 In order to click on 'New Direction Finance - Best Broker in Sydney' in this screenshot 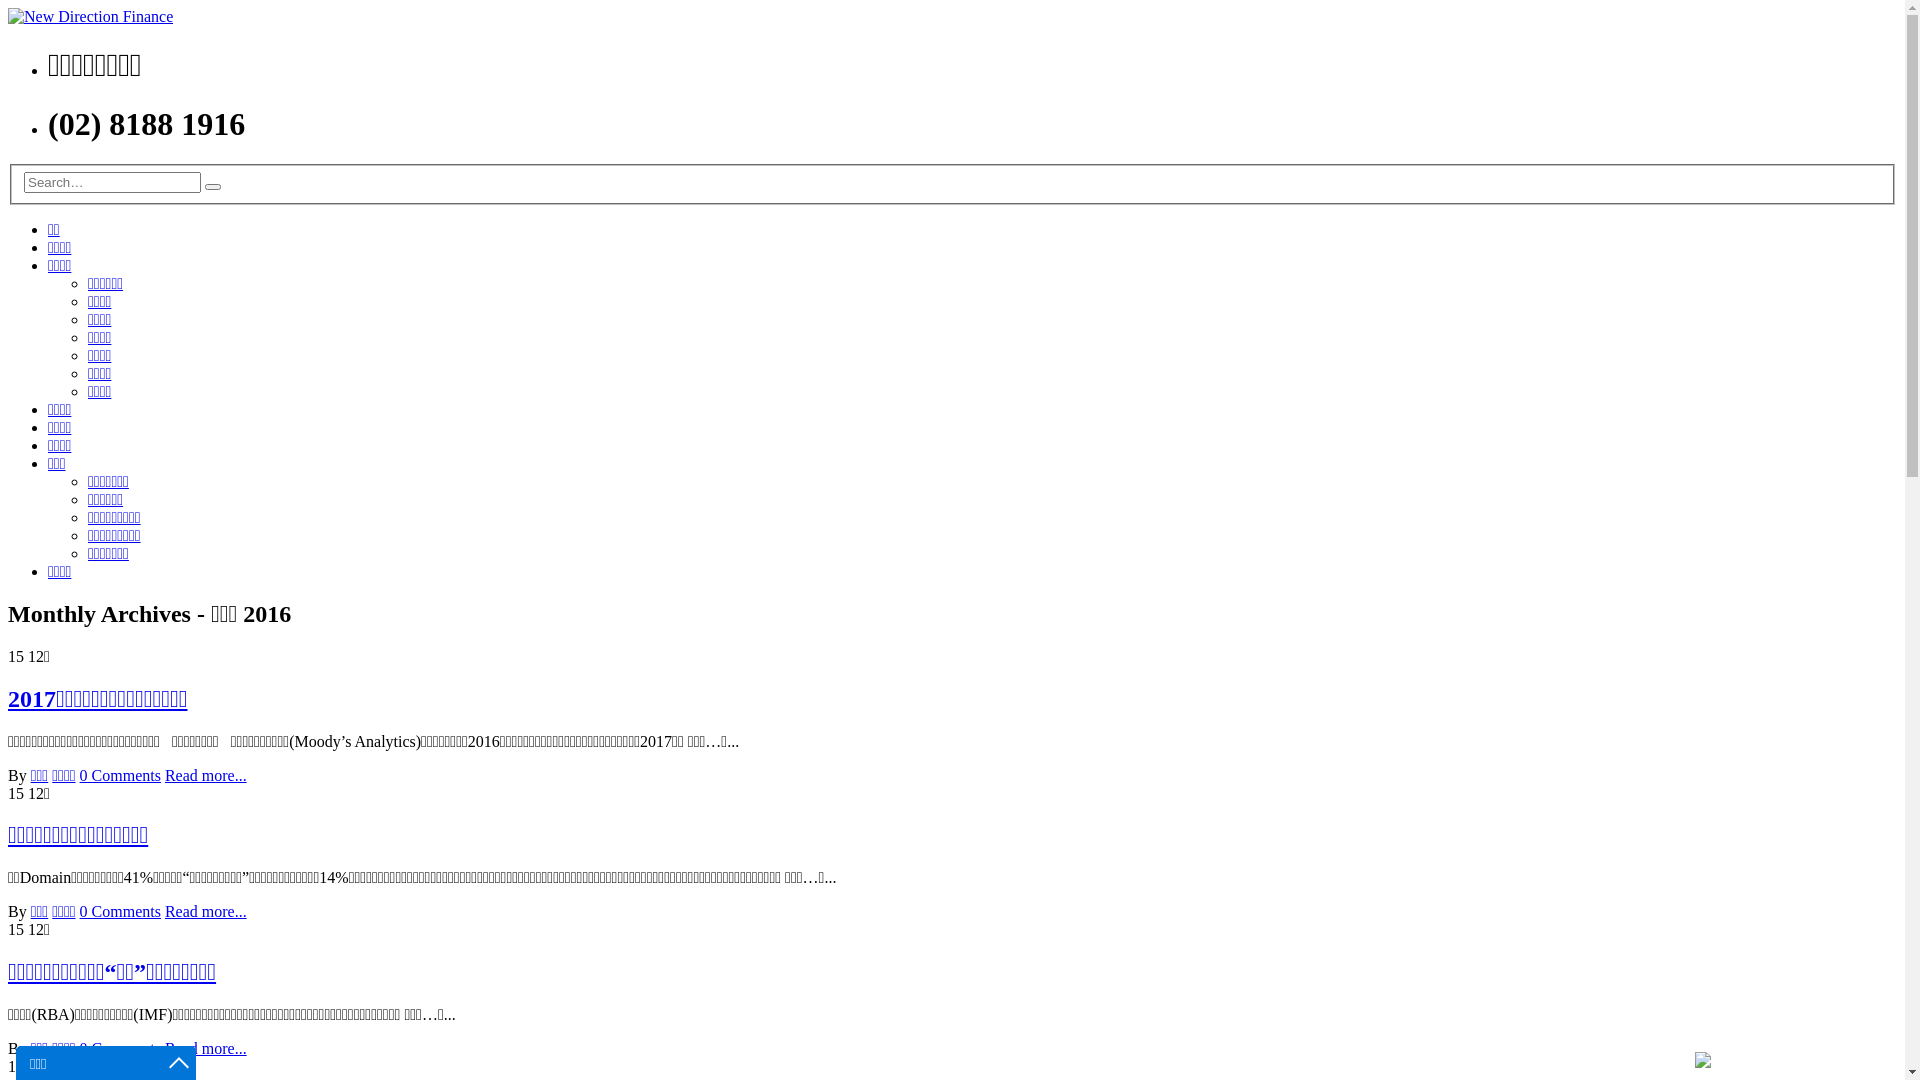, I will do `click(8, 16)`.